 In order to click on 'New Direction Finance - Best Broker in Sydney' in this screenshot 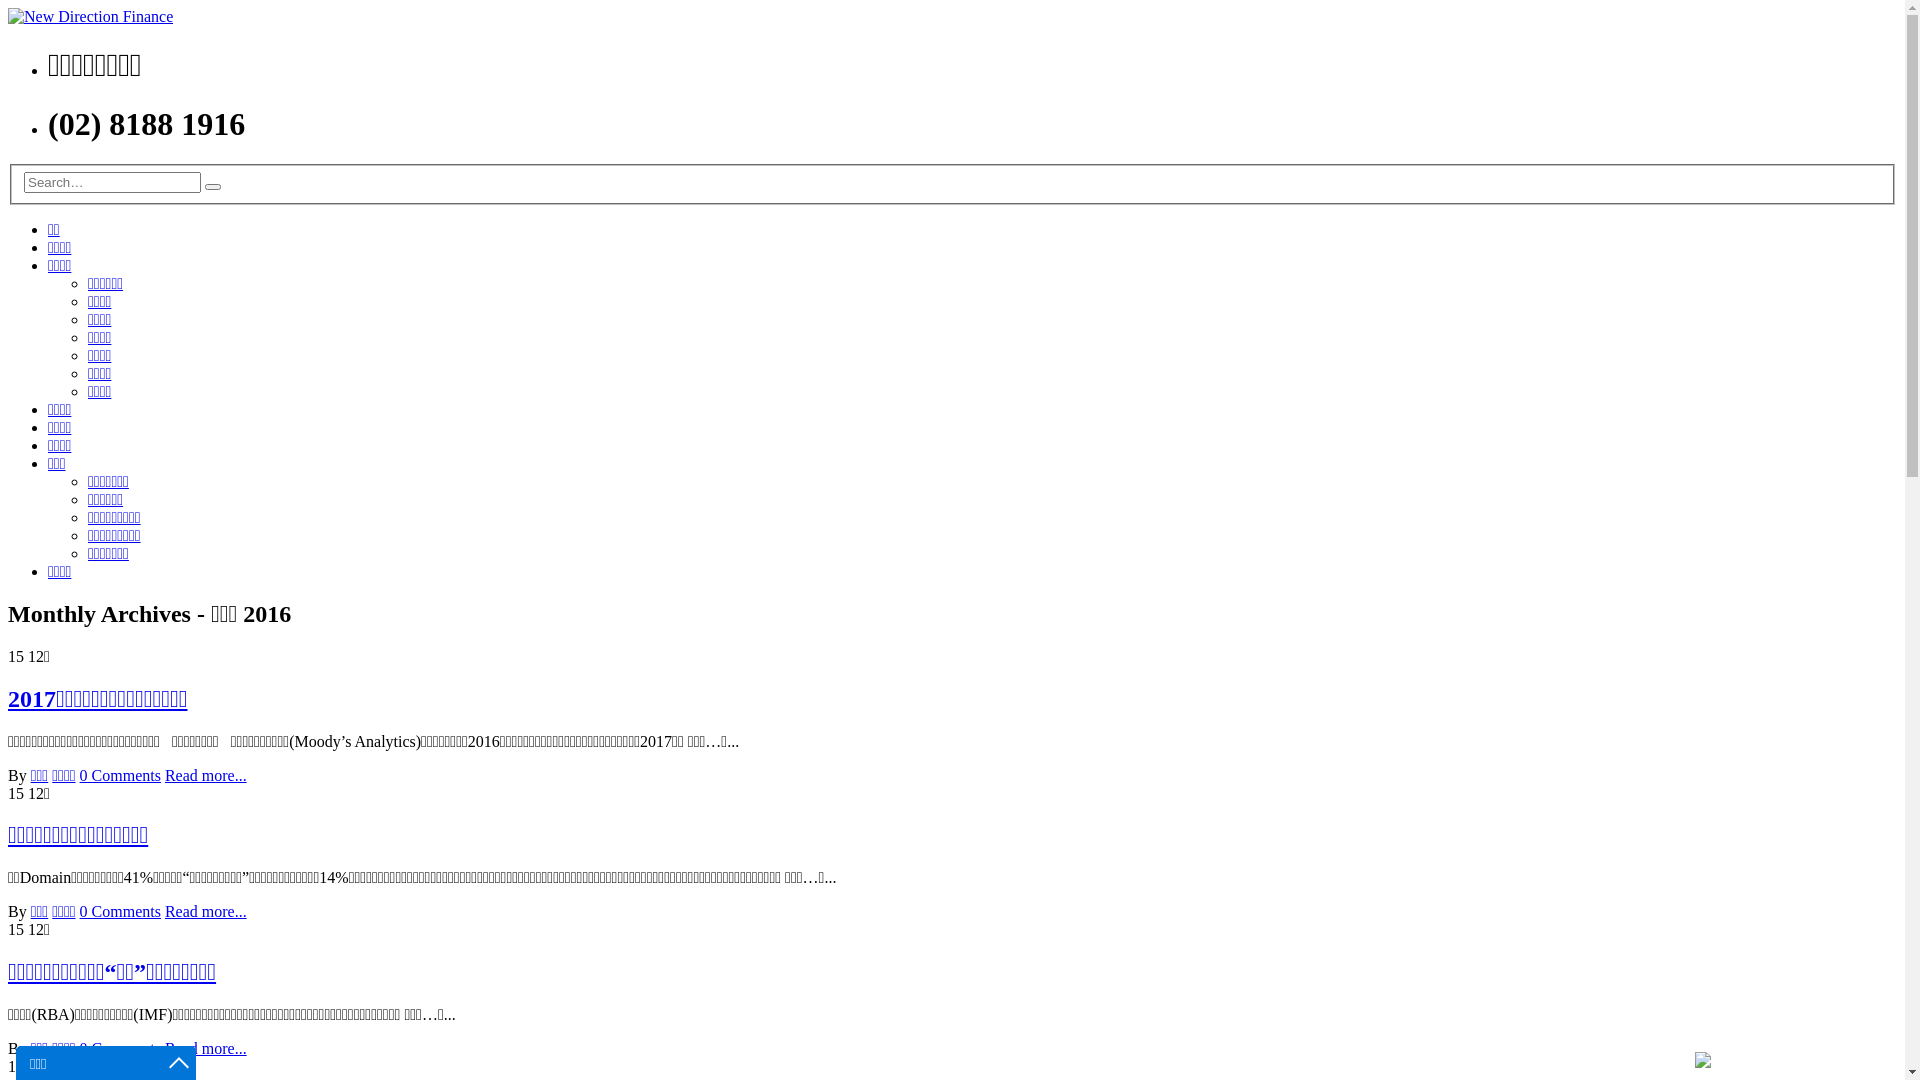, I will do `click(8, 16)`.